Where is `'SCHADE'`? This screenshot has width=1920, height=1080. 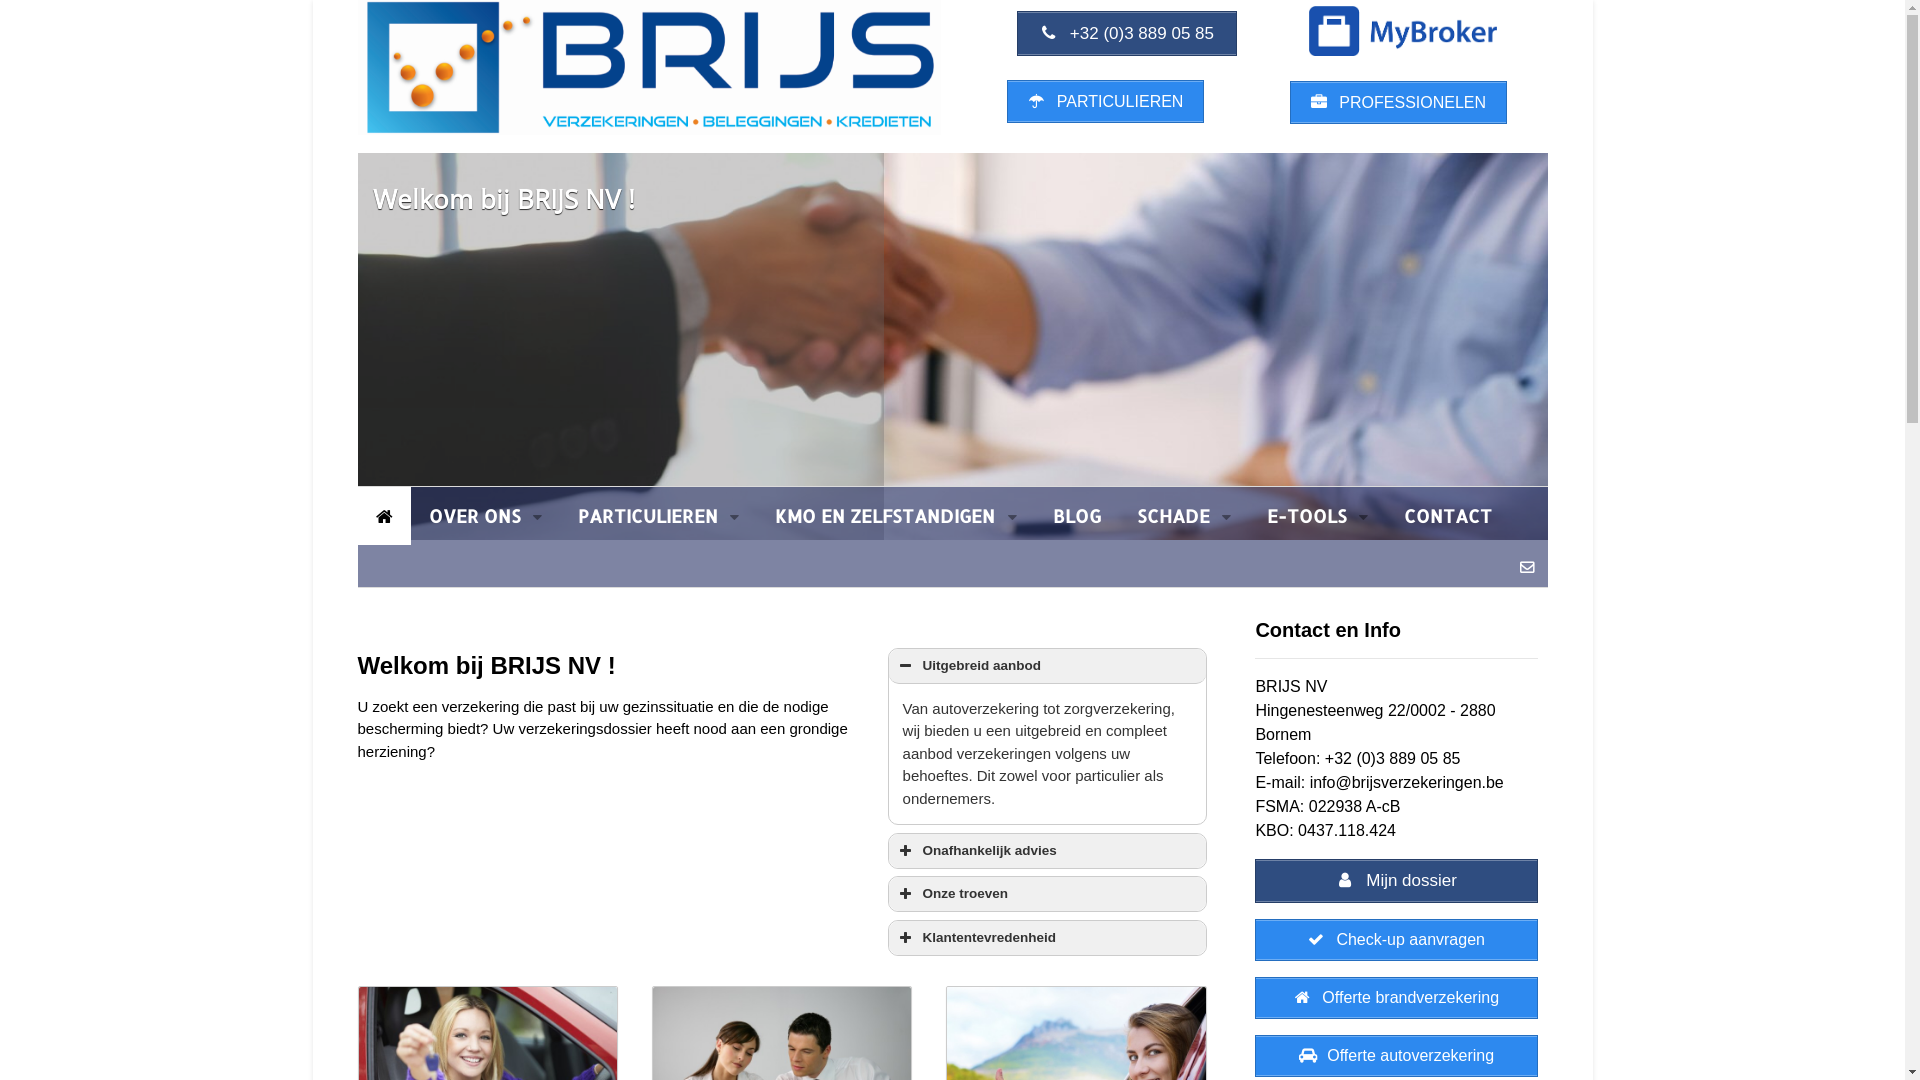
'SCHADE' is located at coordinates (1184, 515).